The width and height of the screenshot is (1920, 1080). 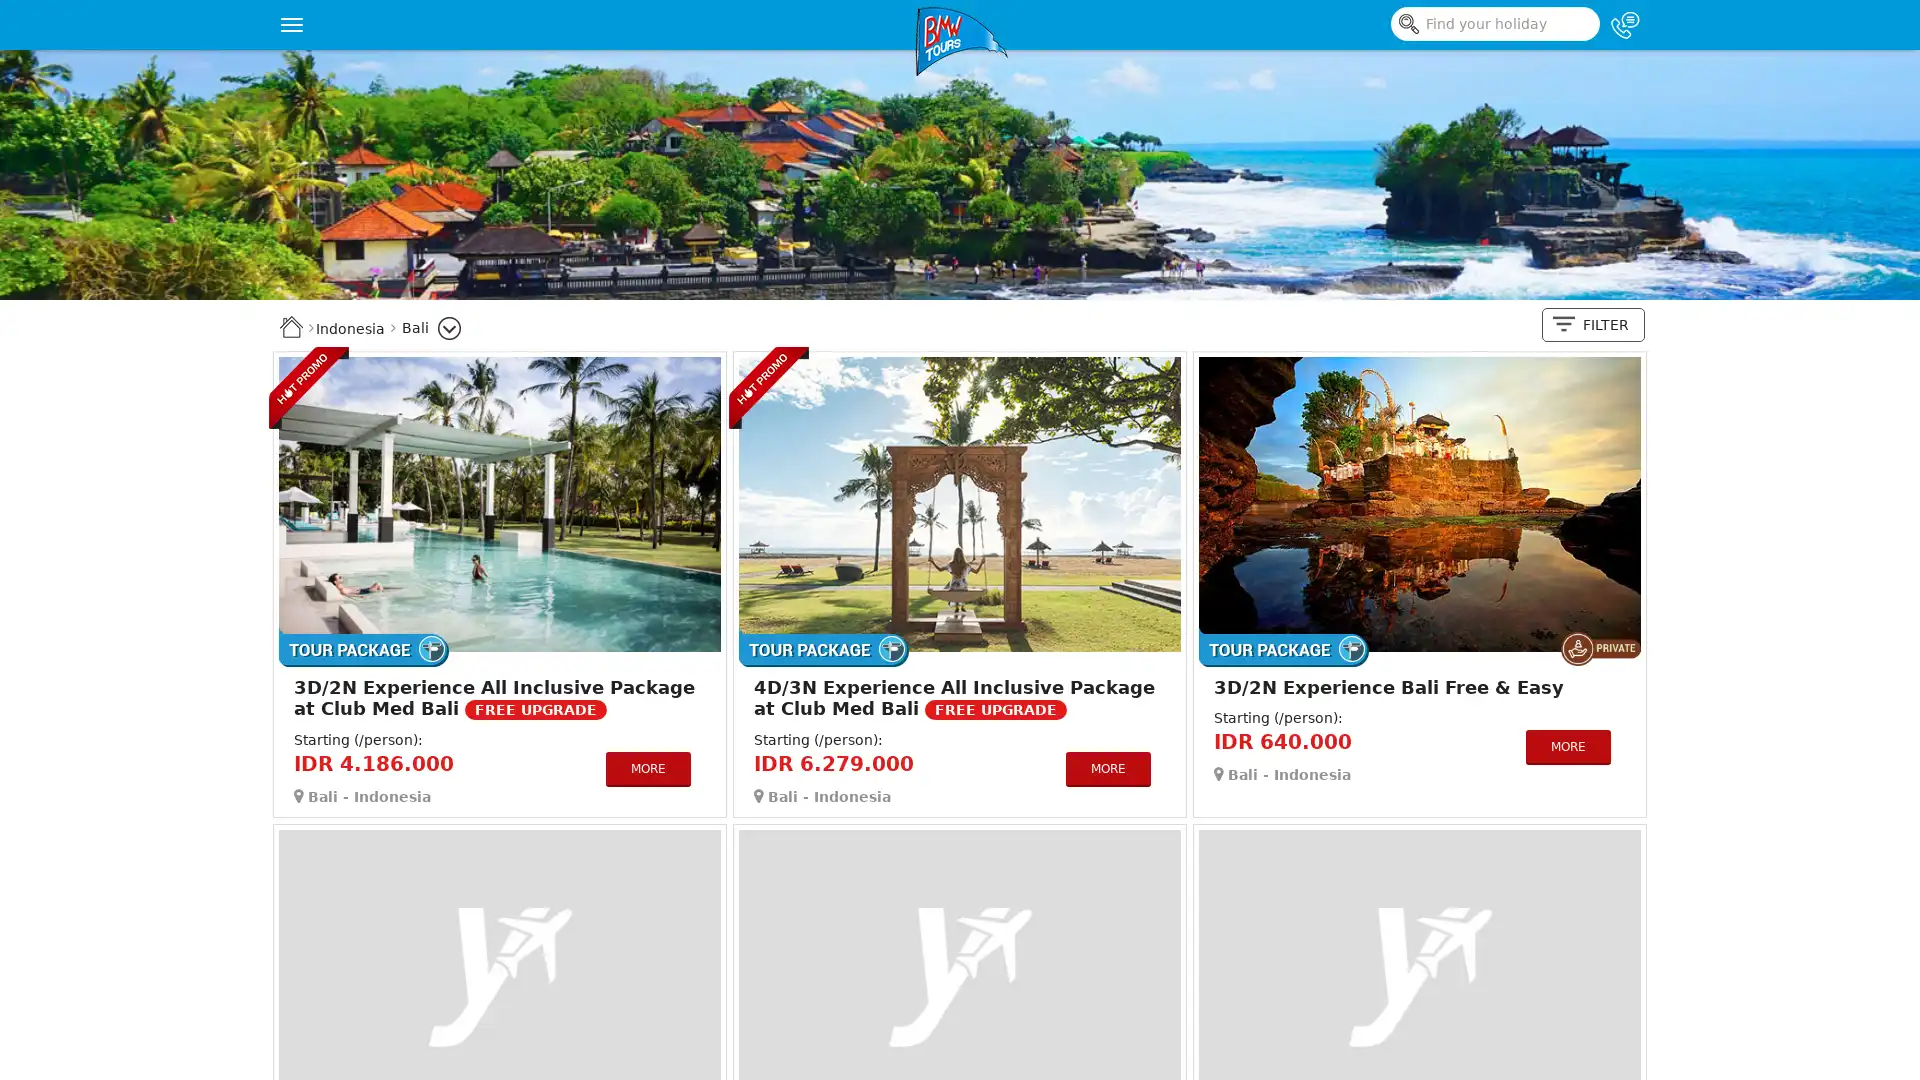 What do you see at coordinates (1106, 767) in the screenshot?
I see `MORE` at bounding box center [1106, 767].